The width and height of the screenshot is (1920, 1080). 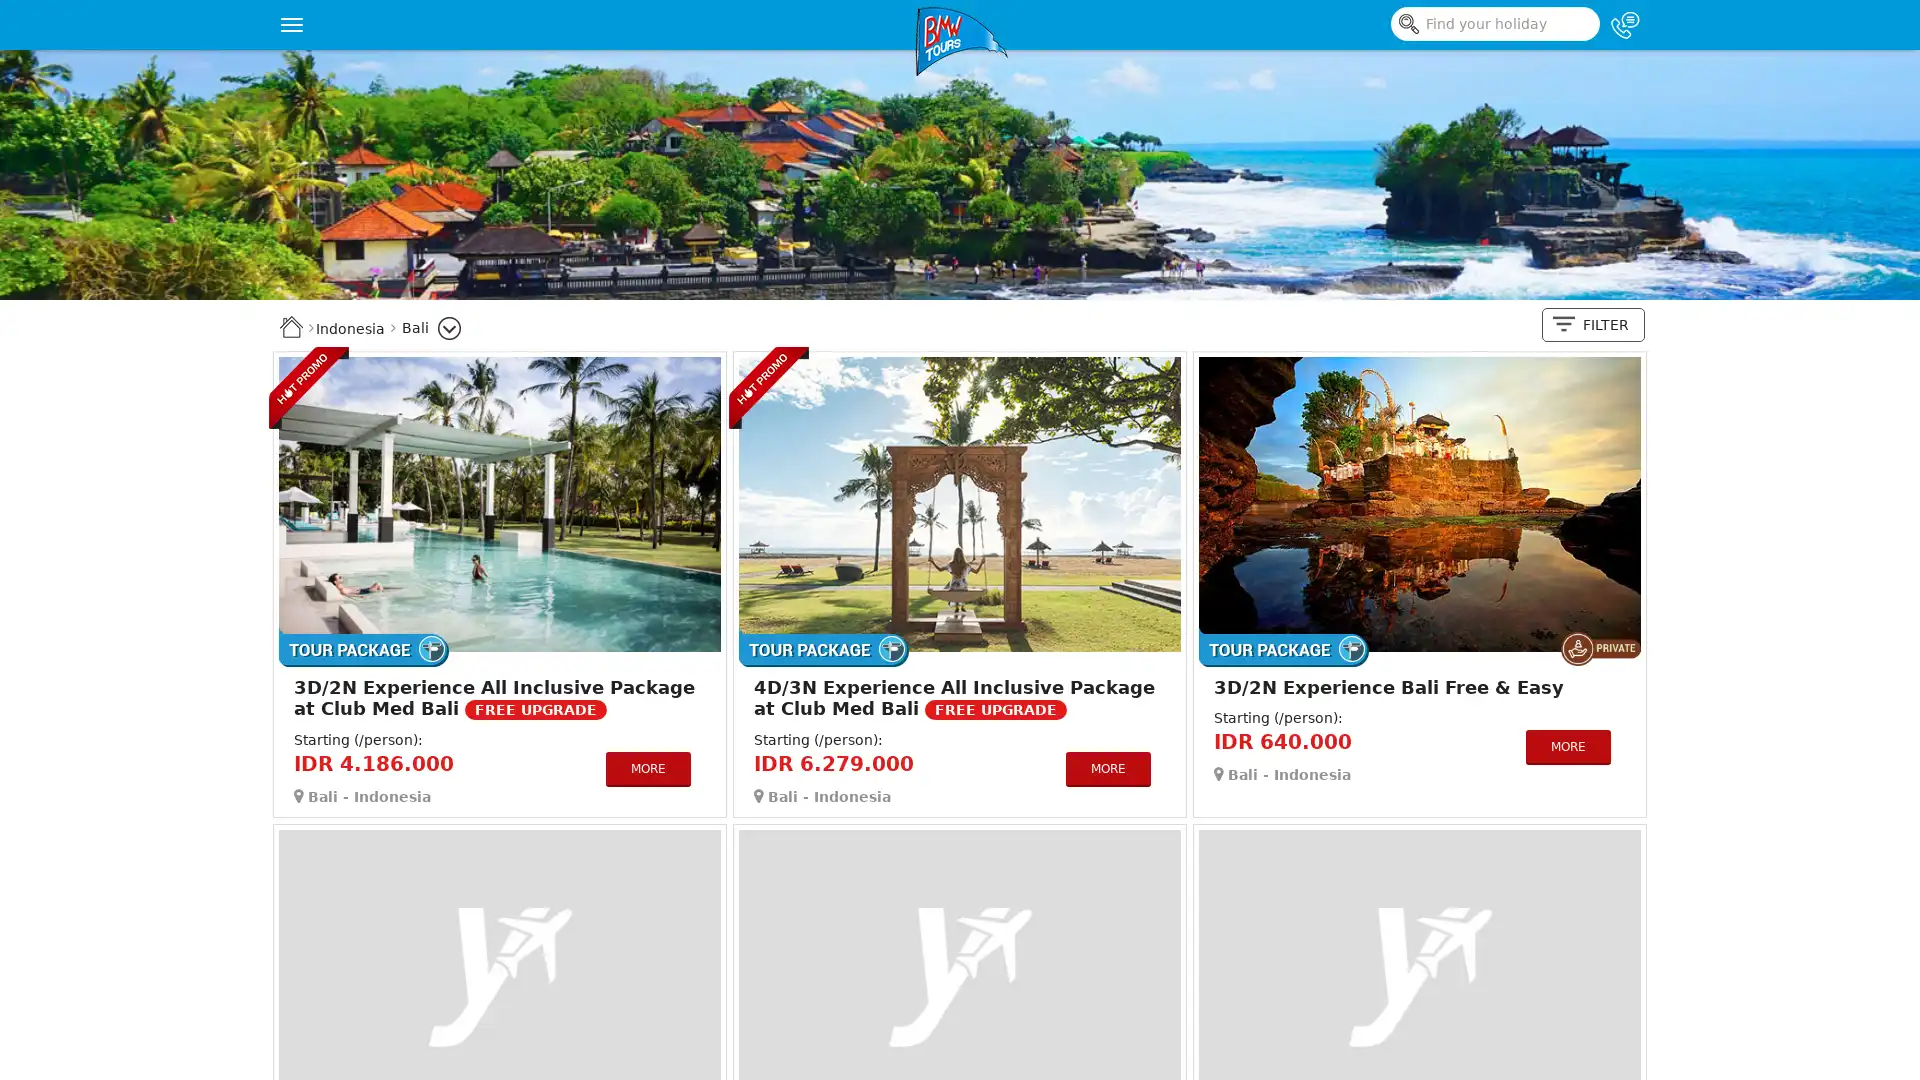 What do you see at coordinates (1106, 767) in the screenshot?
I see `MORE` at bounding box center [1106, 767].